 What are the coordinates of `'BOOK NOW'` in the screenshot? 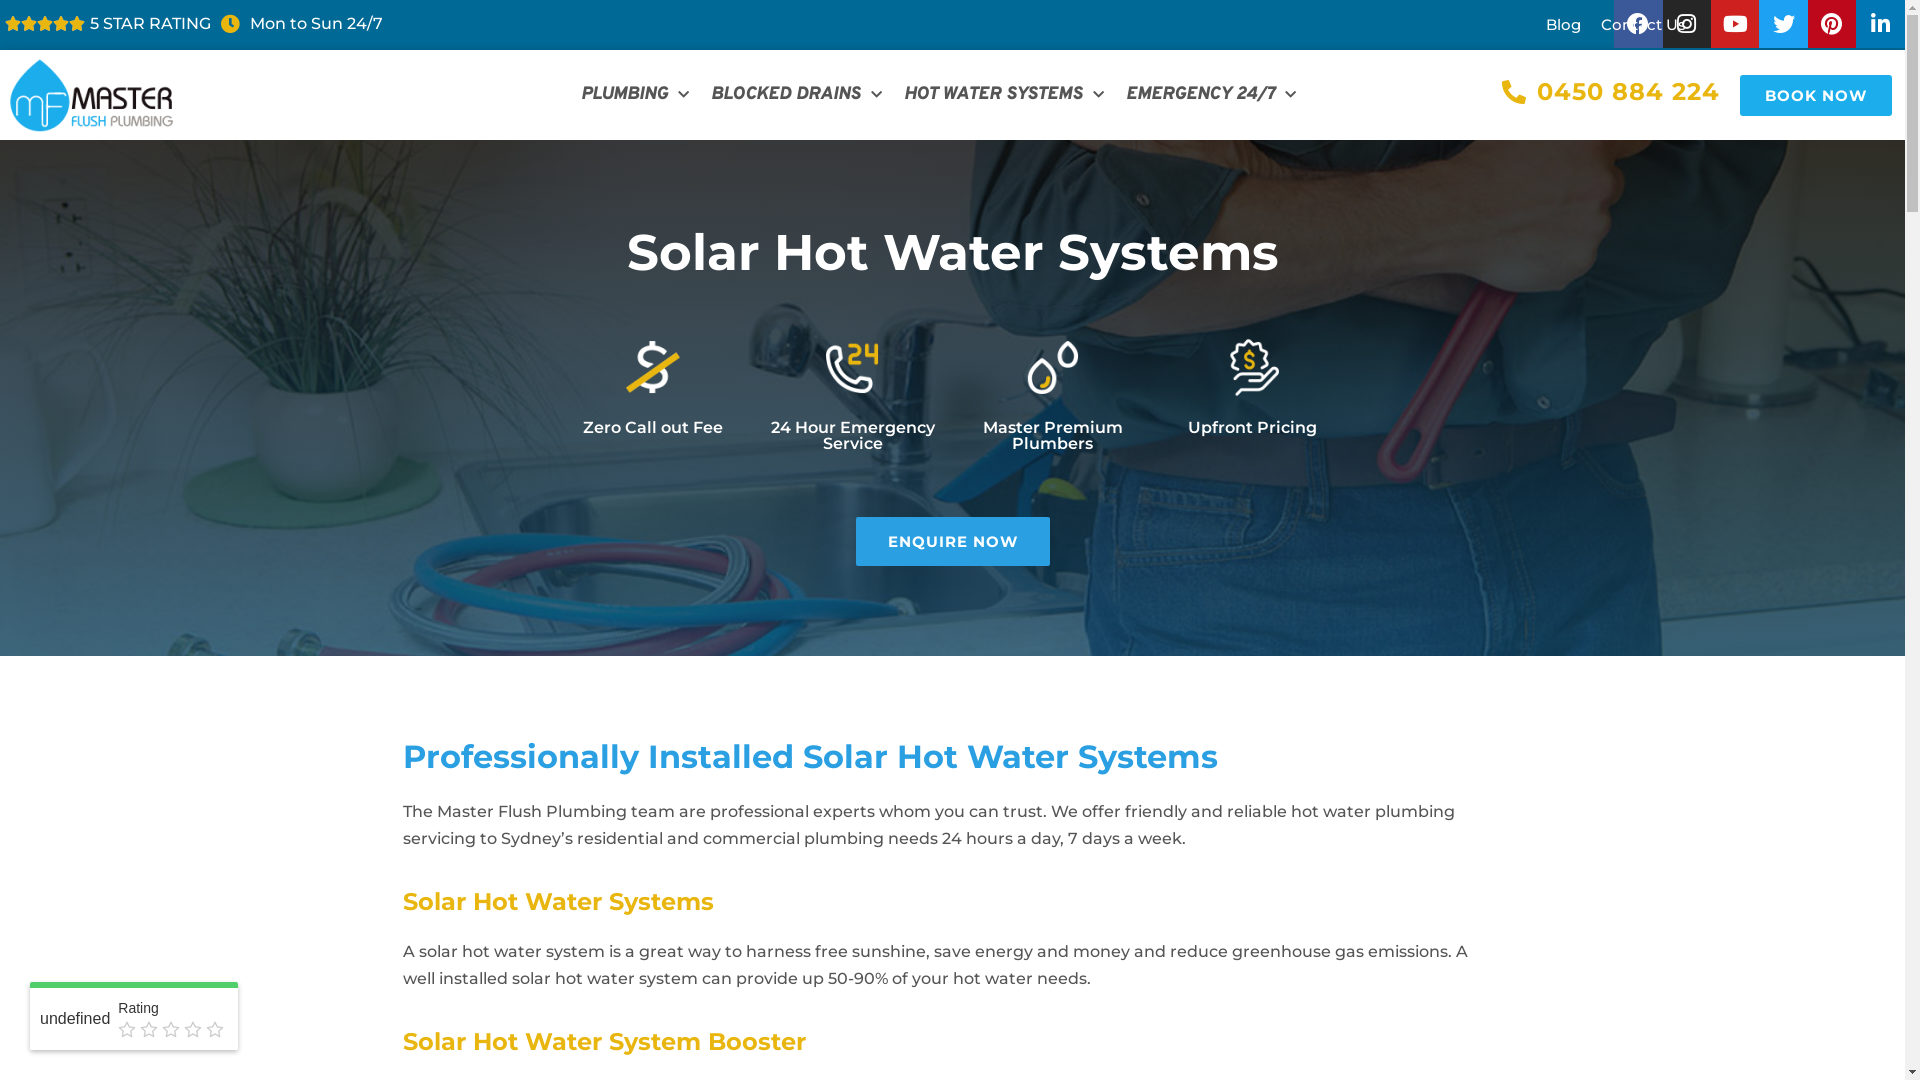 It's located at (1738, 94).